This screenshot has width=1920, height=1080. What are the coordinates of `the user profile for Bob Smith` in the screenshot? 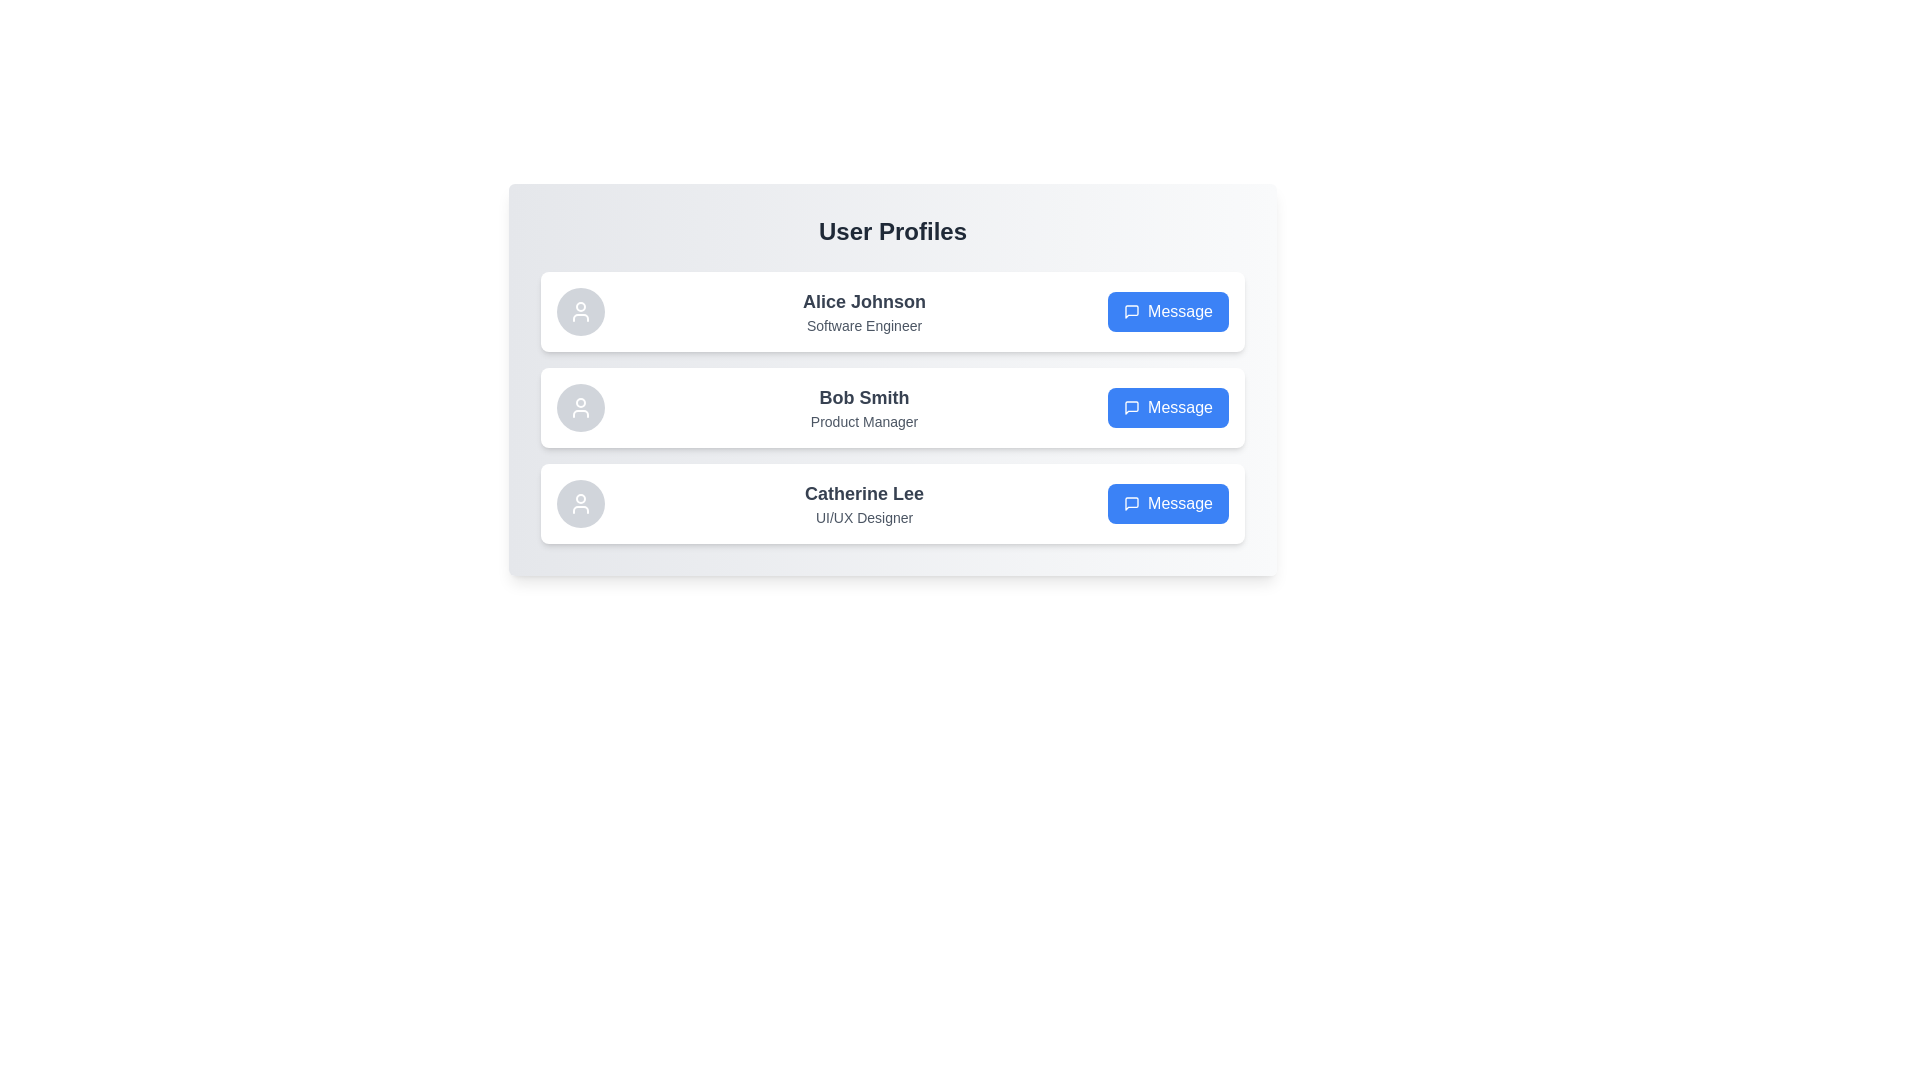 It's located at (891, 407).